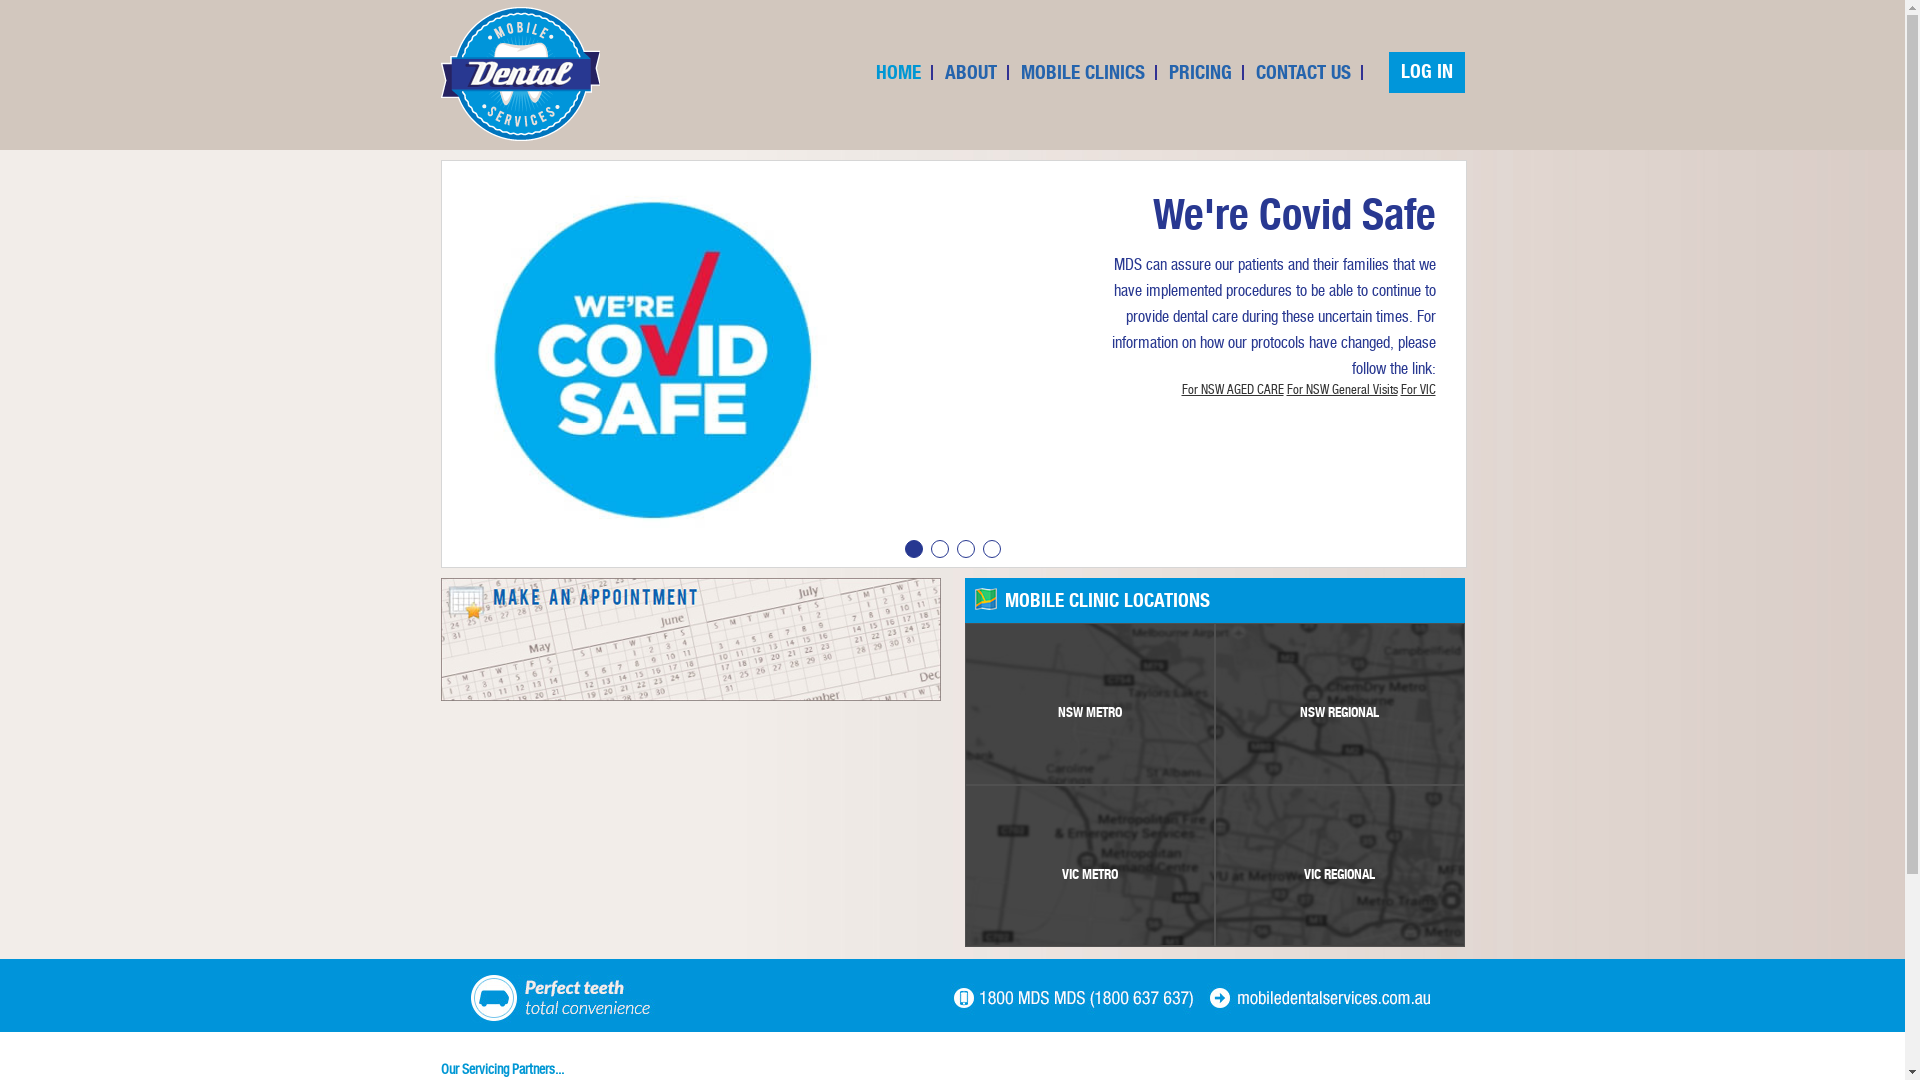  What do you see at coordinates (1303, 71) in the screenshot?
I see `'CONTACT US'` at bounding box center [1303, 71].